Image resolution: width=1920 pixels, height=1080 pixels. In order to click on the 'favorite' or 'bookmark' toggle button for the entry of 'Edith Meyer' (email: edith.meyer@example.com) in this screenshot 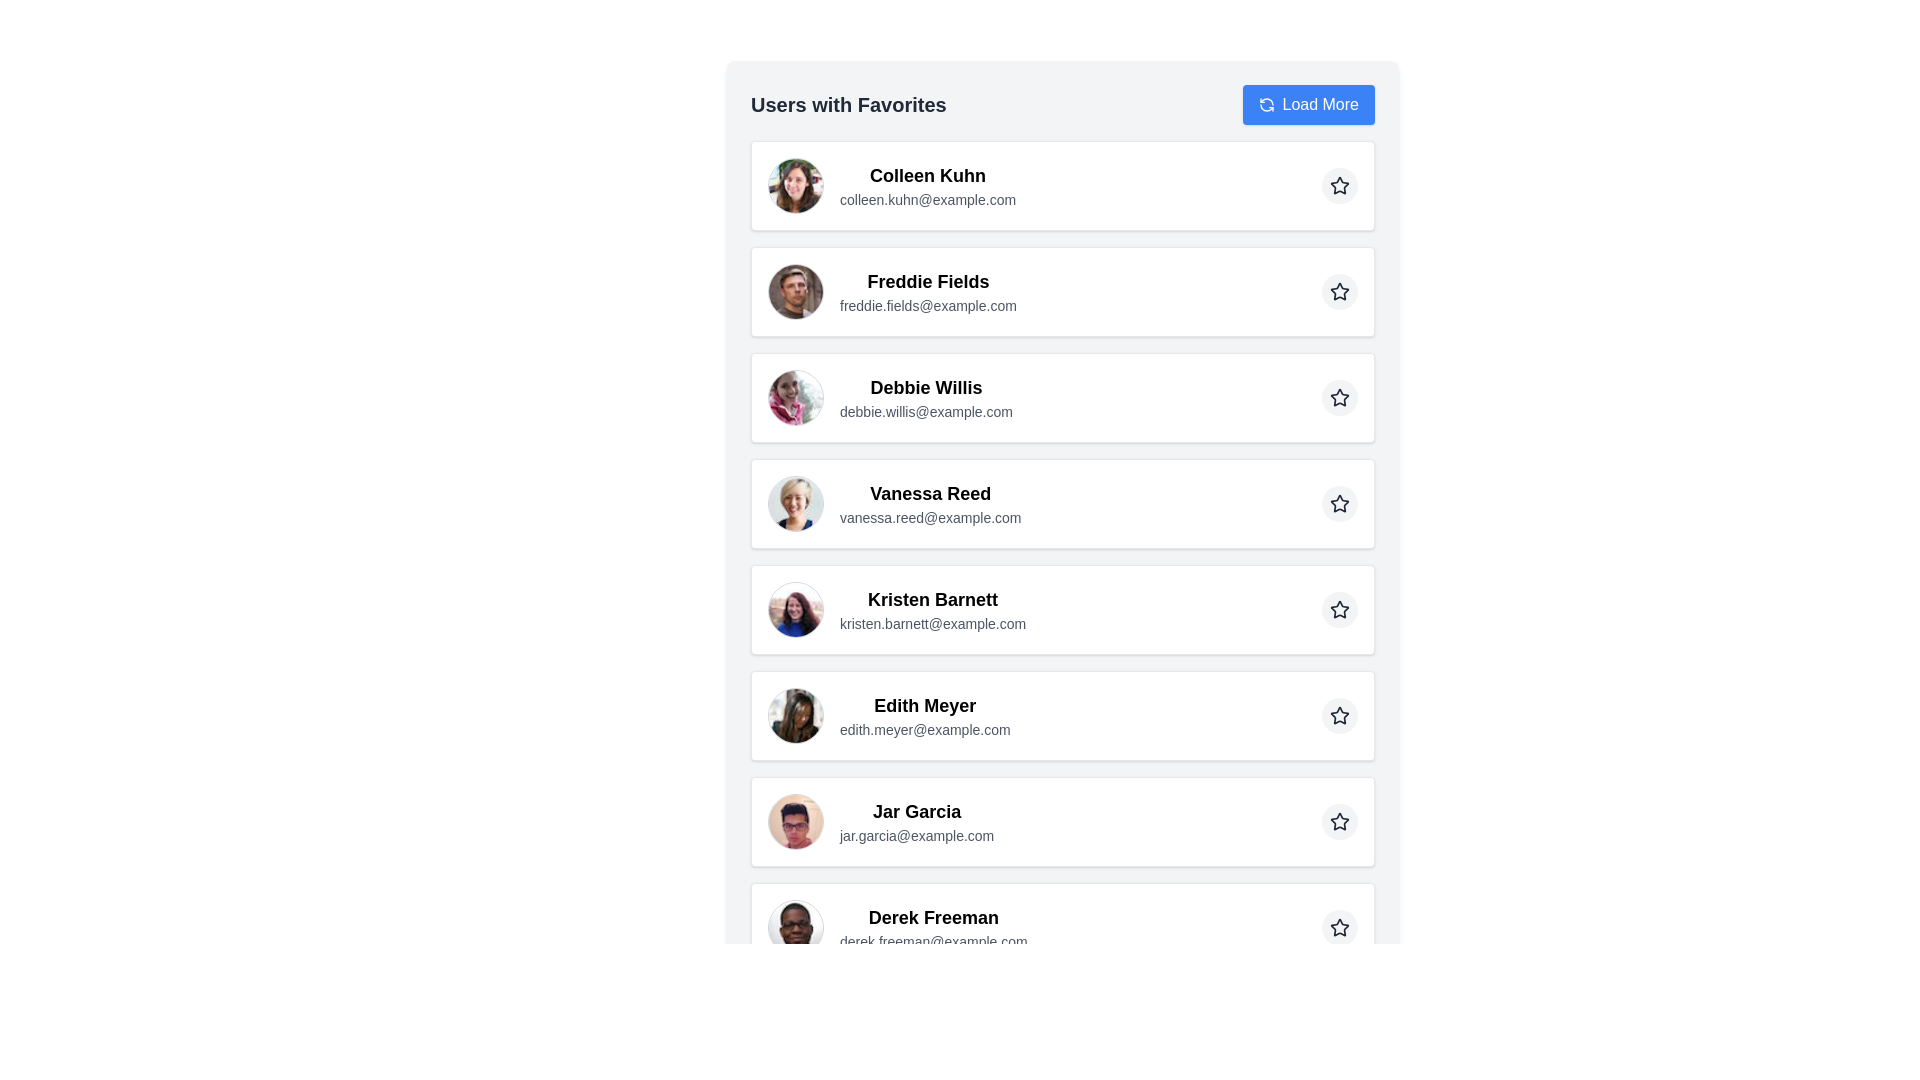, I will do `click(1339, 715)`.